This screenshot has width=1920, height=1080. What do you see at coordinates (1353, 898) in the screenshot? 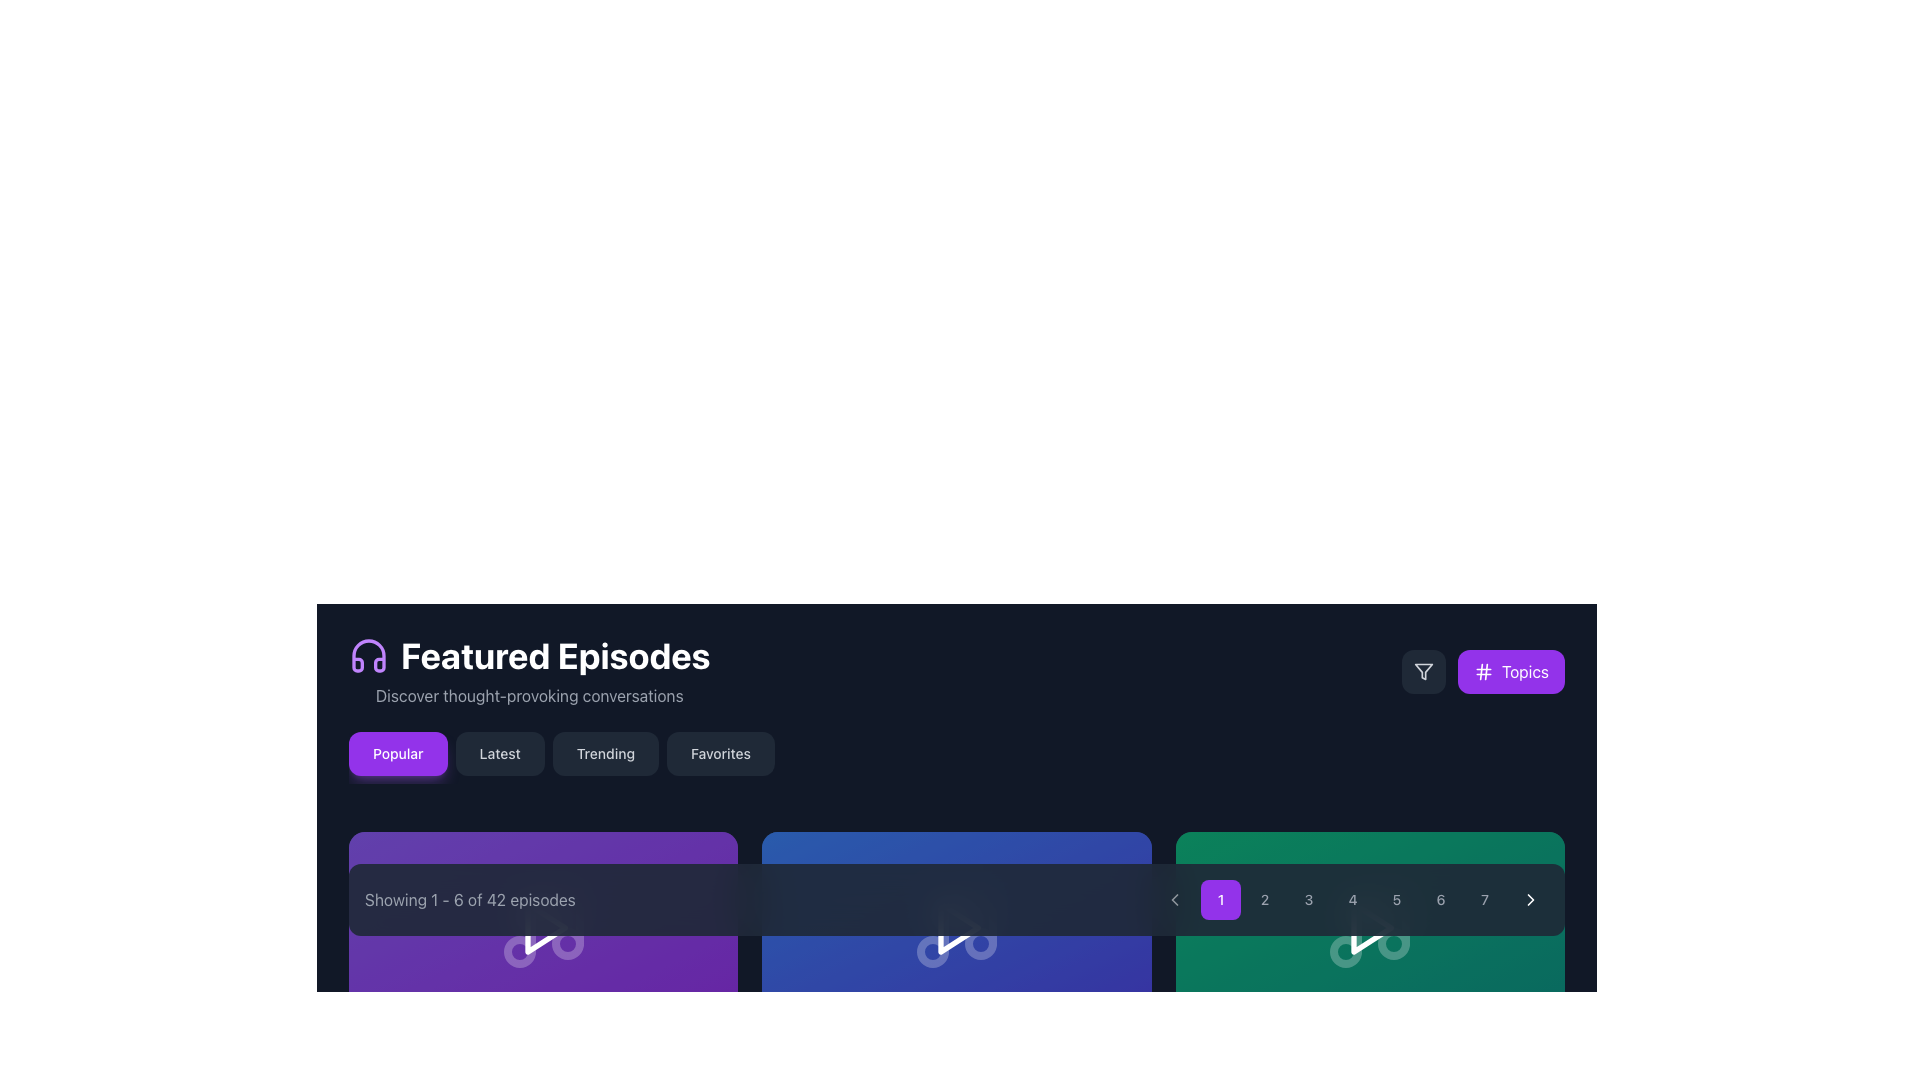
I see `the circular gray button displaying the number 4` at bounding box center [1353, 898].